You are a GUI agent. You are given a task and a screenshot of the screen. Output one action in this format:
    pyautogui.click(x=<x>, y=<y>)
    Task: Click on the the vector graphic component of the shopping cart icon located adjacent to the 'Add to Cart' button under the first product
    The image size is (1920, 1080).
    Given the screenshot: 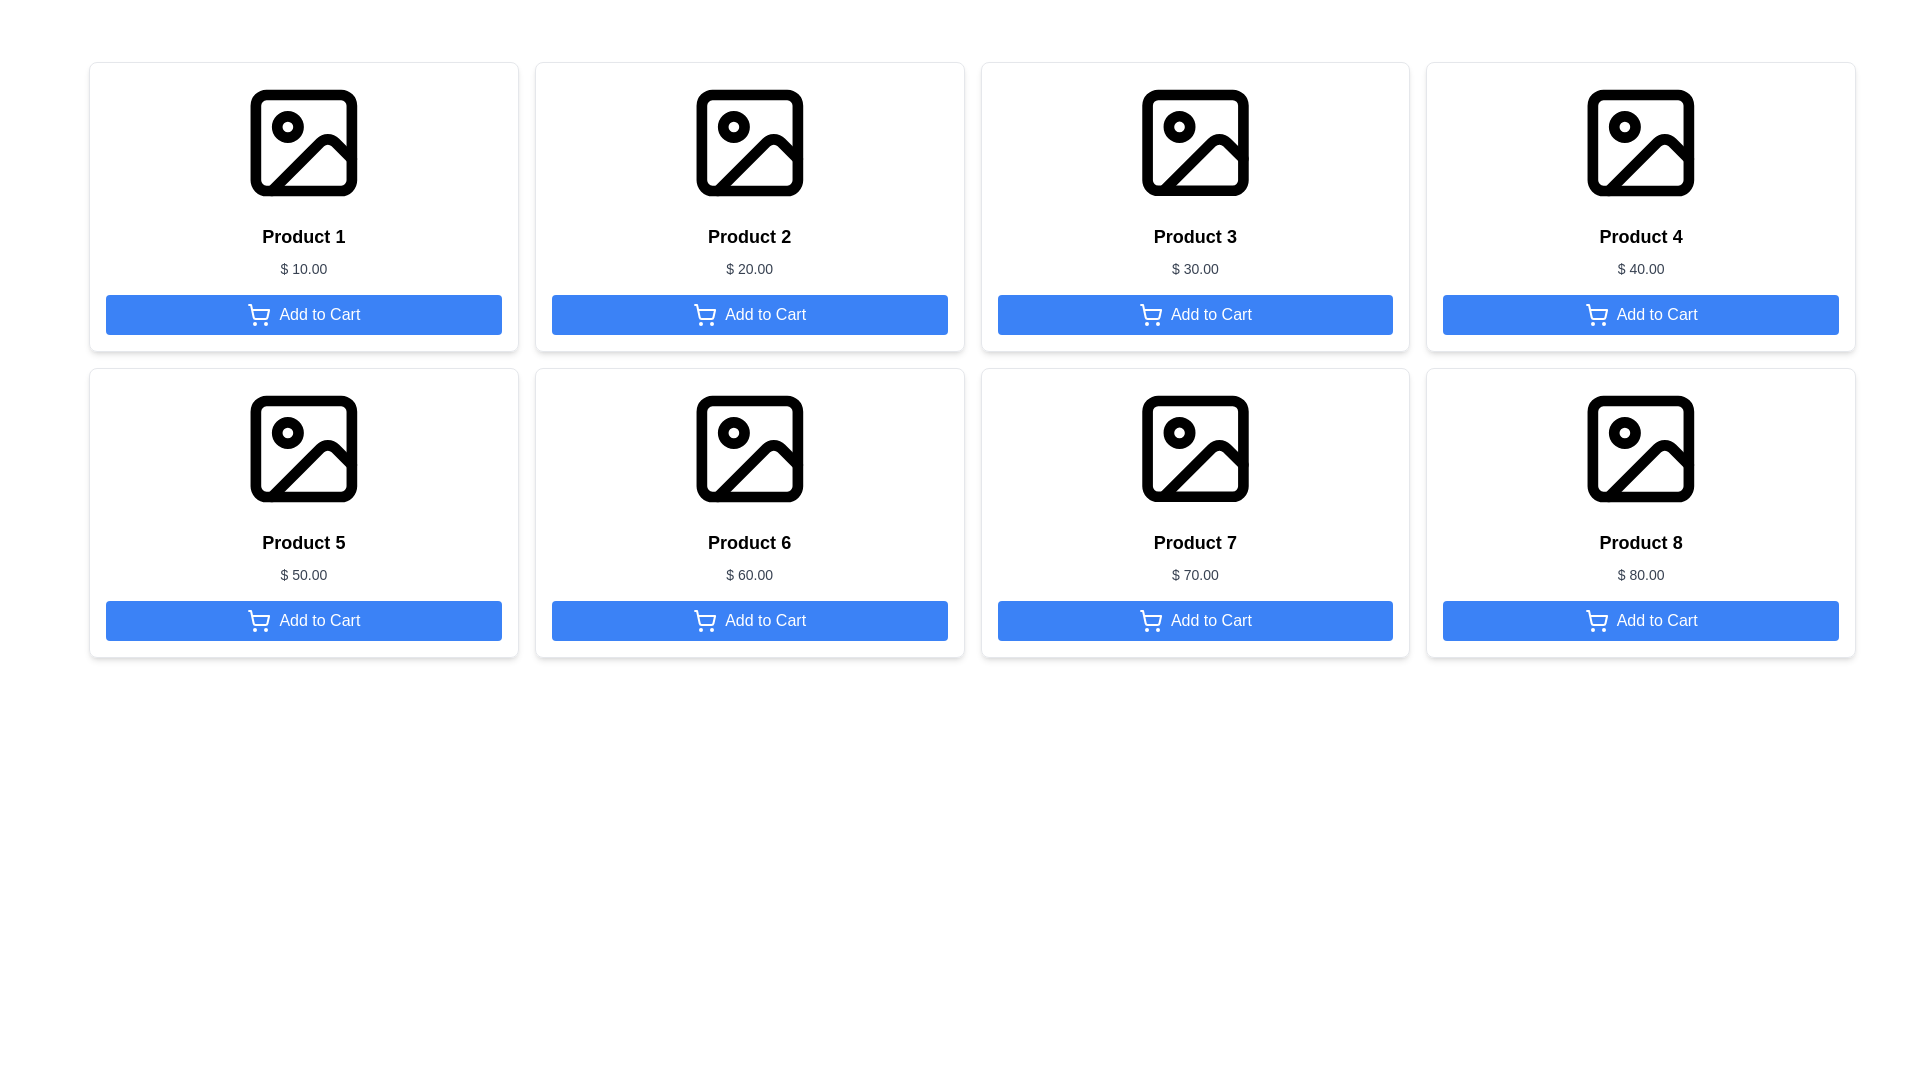 What is the action you would take?
    pyautogui.click(x=258, y=312)
    